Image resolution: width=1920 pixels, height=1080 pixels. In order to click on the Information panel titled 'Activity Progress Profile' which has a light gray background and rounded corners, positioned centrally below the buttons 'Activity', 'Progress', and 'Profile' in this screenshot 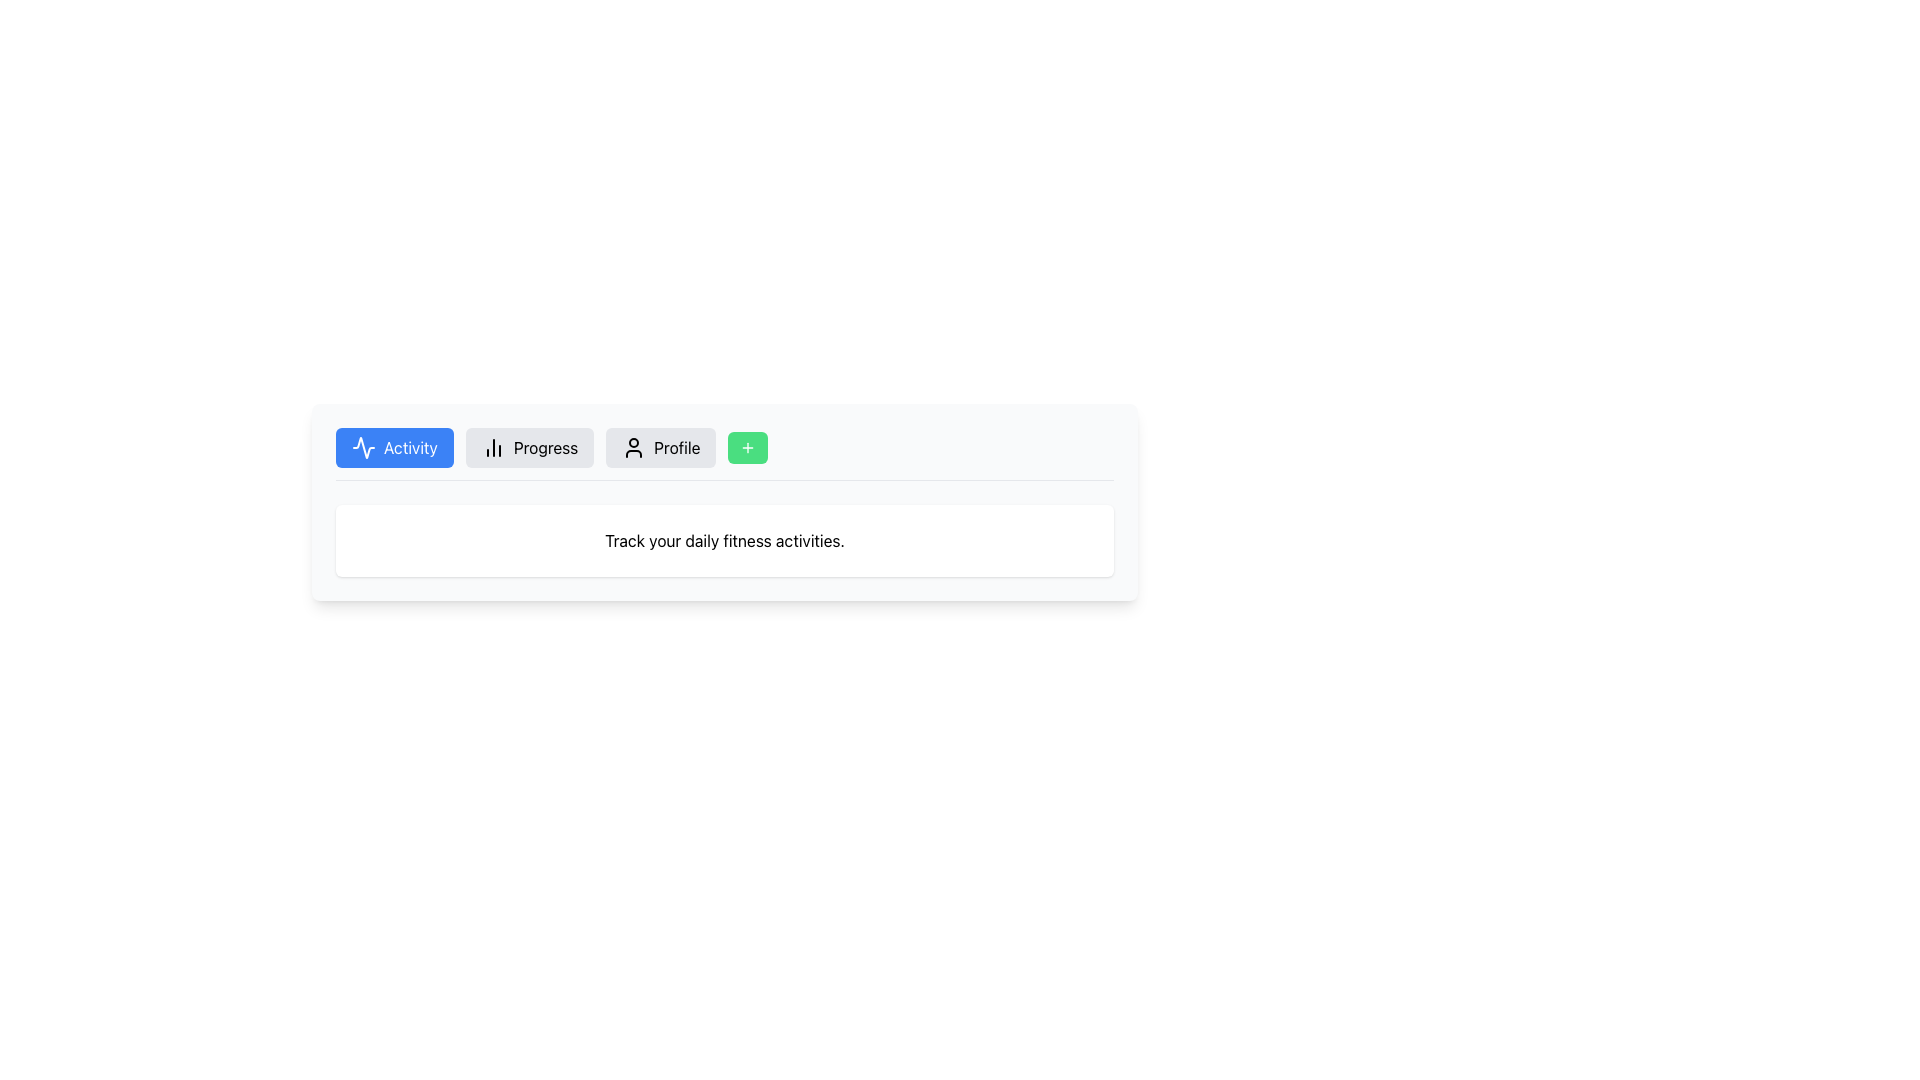, I will do `click(723, 501)`.